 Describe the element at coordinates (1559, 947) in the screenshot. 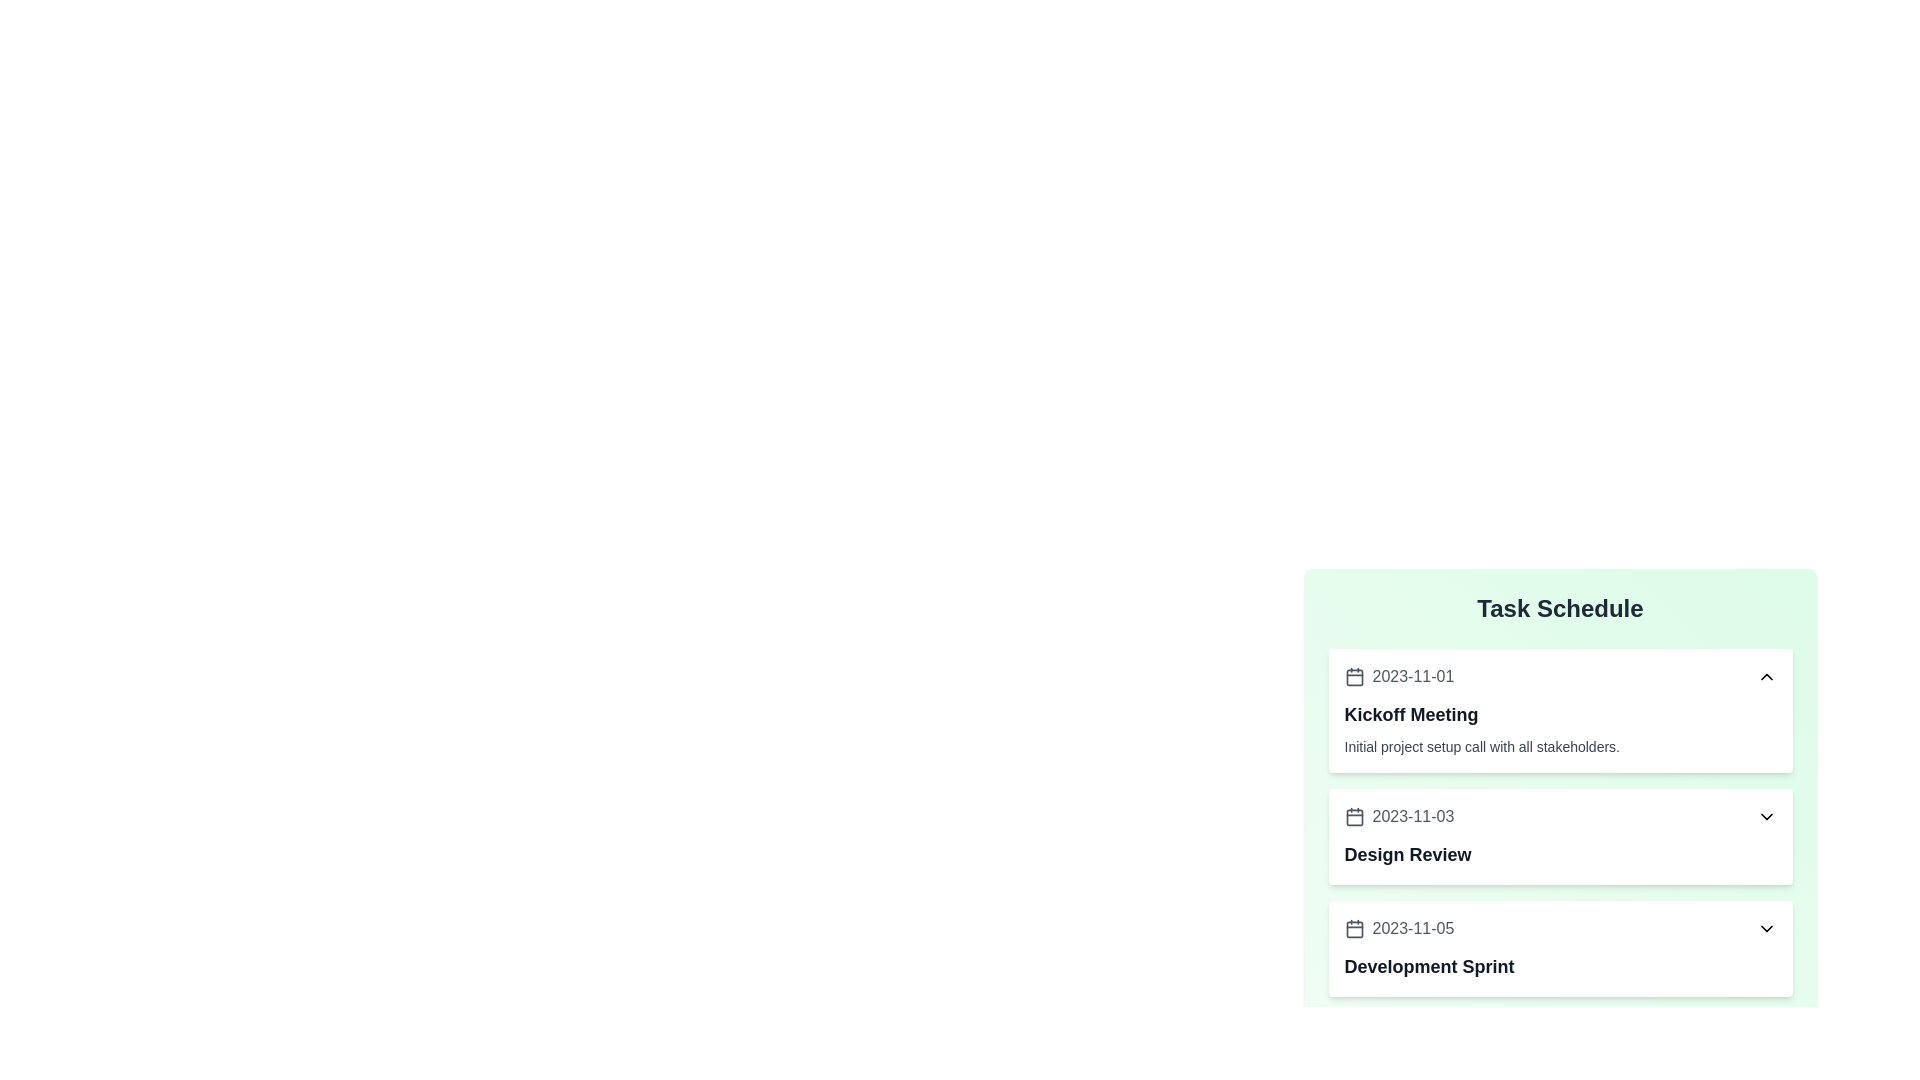

I see `the text of the task details for the task on 2023-11-05` at that location.